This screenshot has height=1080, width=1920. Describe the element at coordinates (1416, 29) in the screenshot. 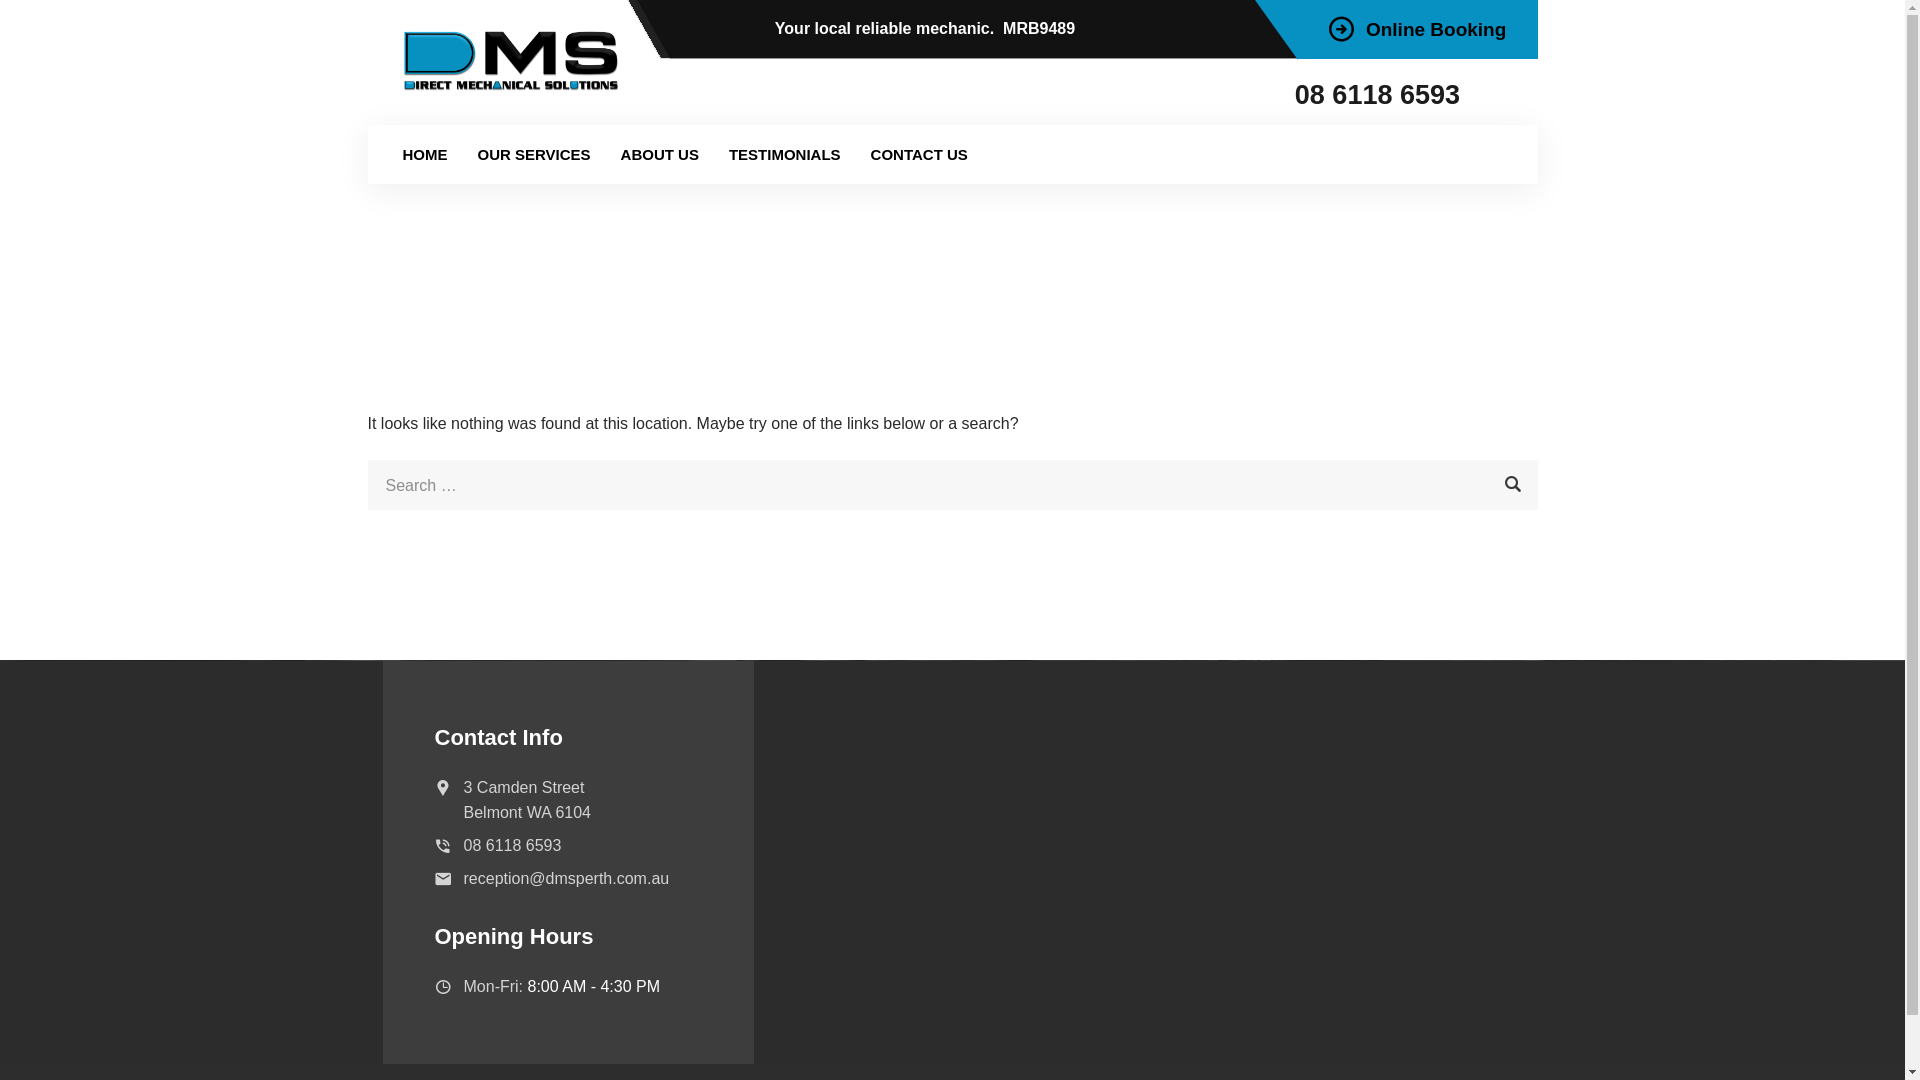

I see `'Online Booking'` at that location.